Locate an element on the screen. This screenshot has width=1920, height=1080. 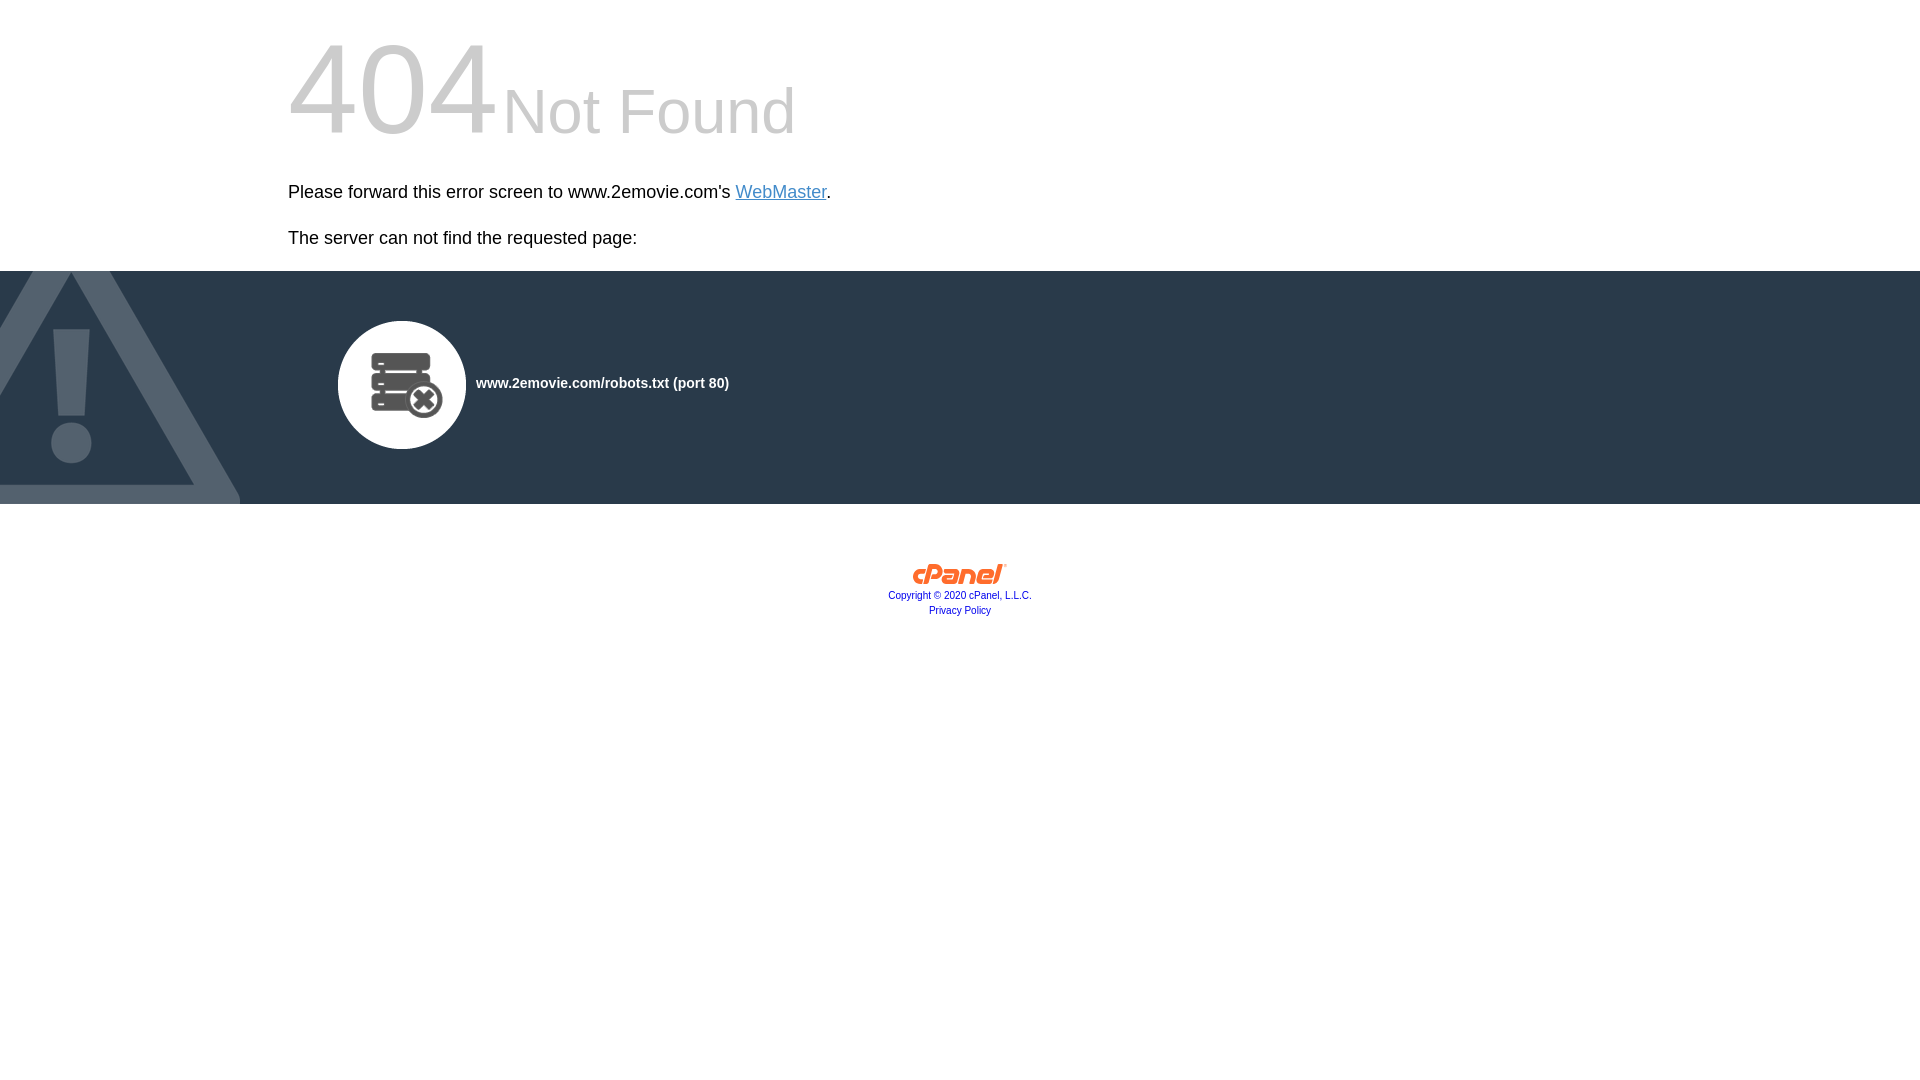
'cPanel, Inc.' is located at coordinates (960, 578).